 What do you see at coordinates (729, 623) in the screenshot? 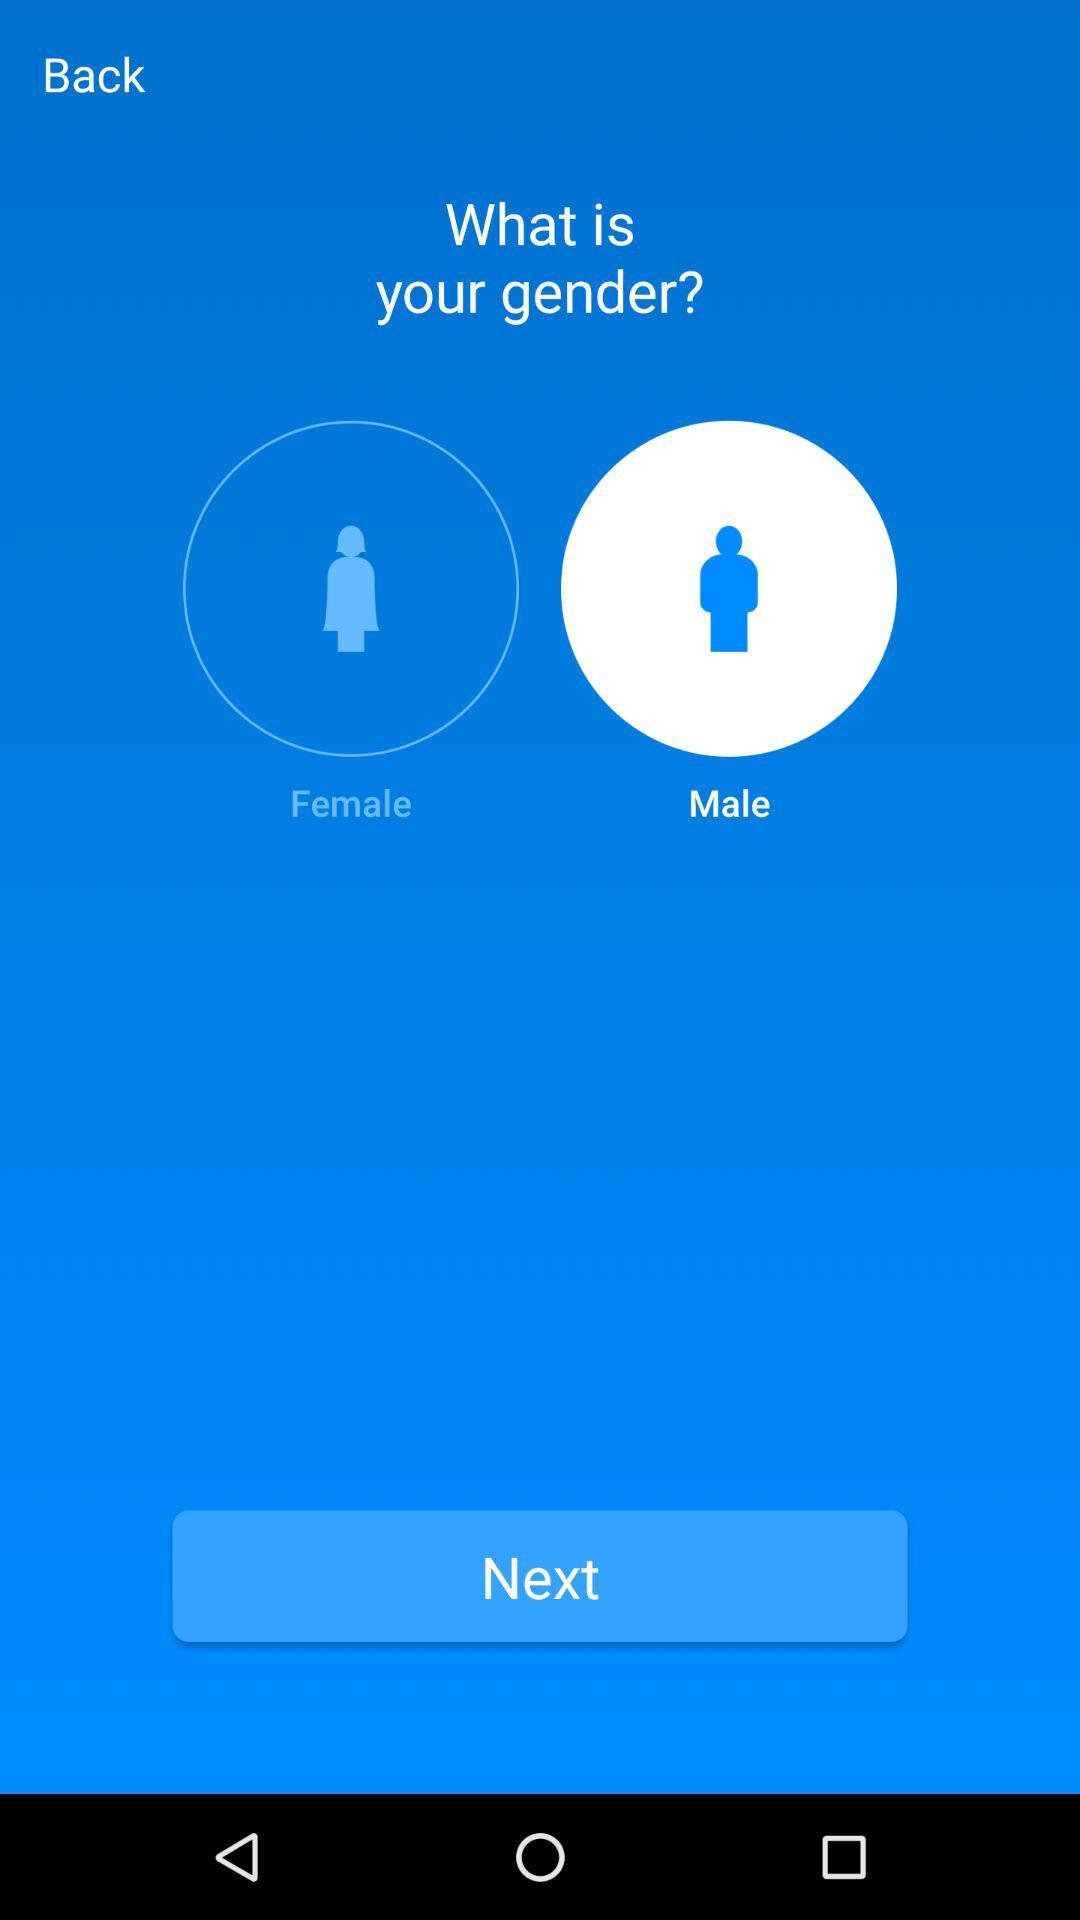
I see `icon to the right of female item` at bounding box center [729, 623].